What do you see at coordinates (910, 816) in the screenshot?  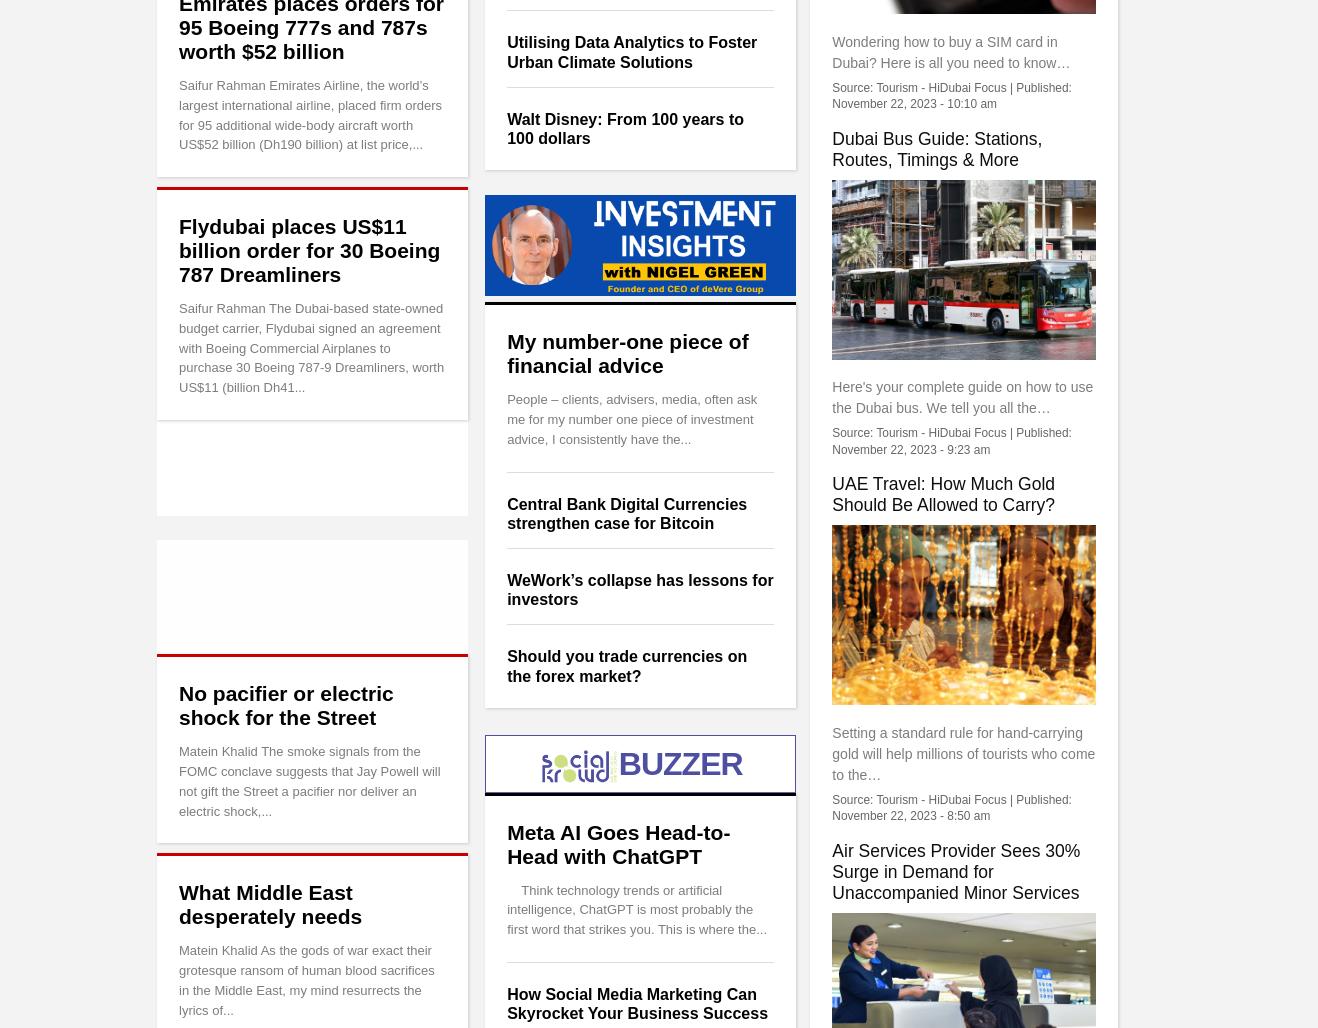 I see `'November 22, 2023 - 8:50 am'` at bounding box center [910, 816].